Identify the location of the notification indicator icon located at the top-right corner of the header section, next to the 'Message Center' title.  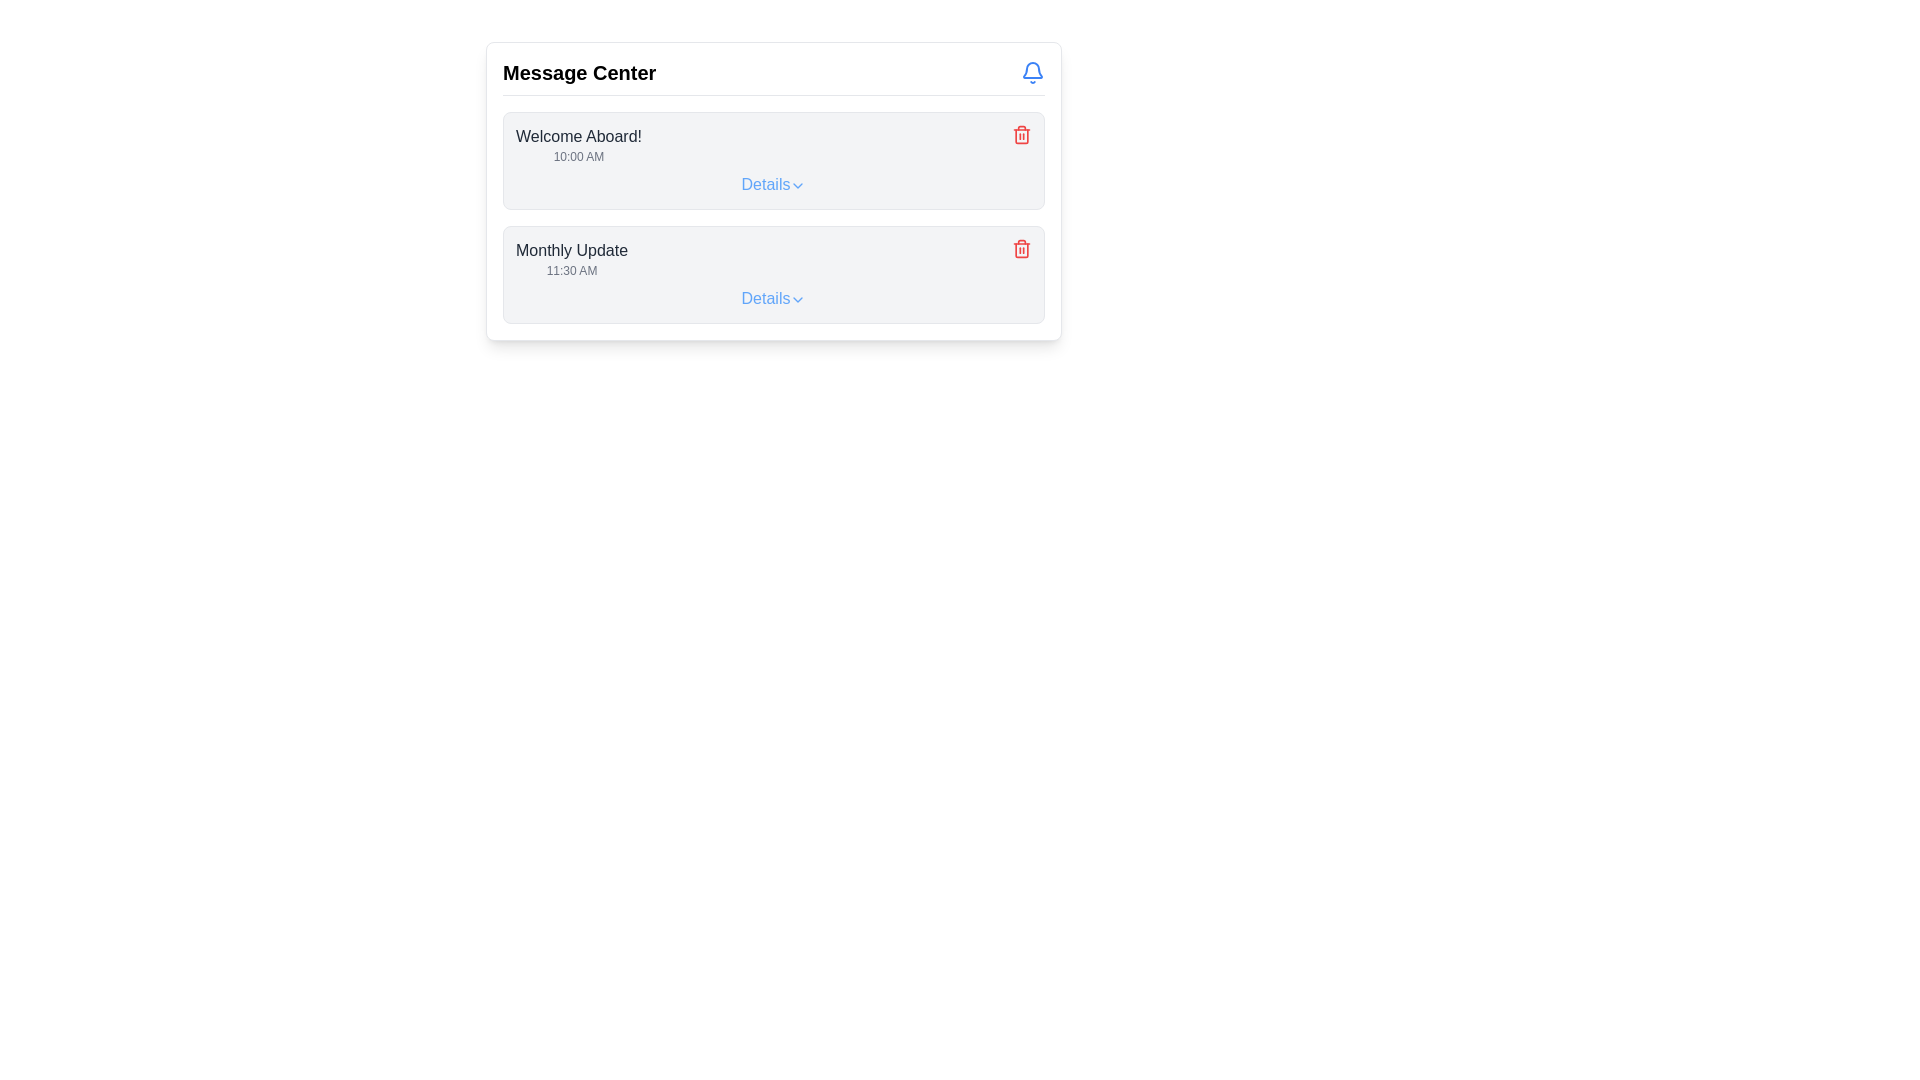
(1032, 72).